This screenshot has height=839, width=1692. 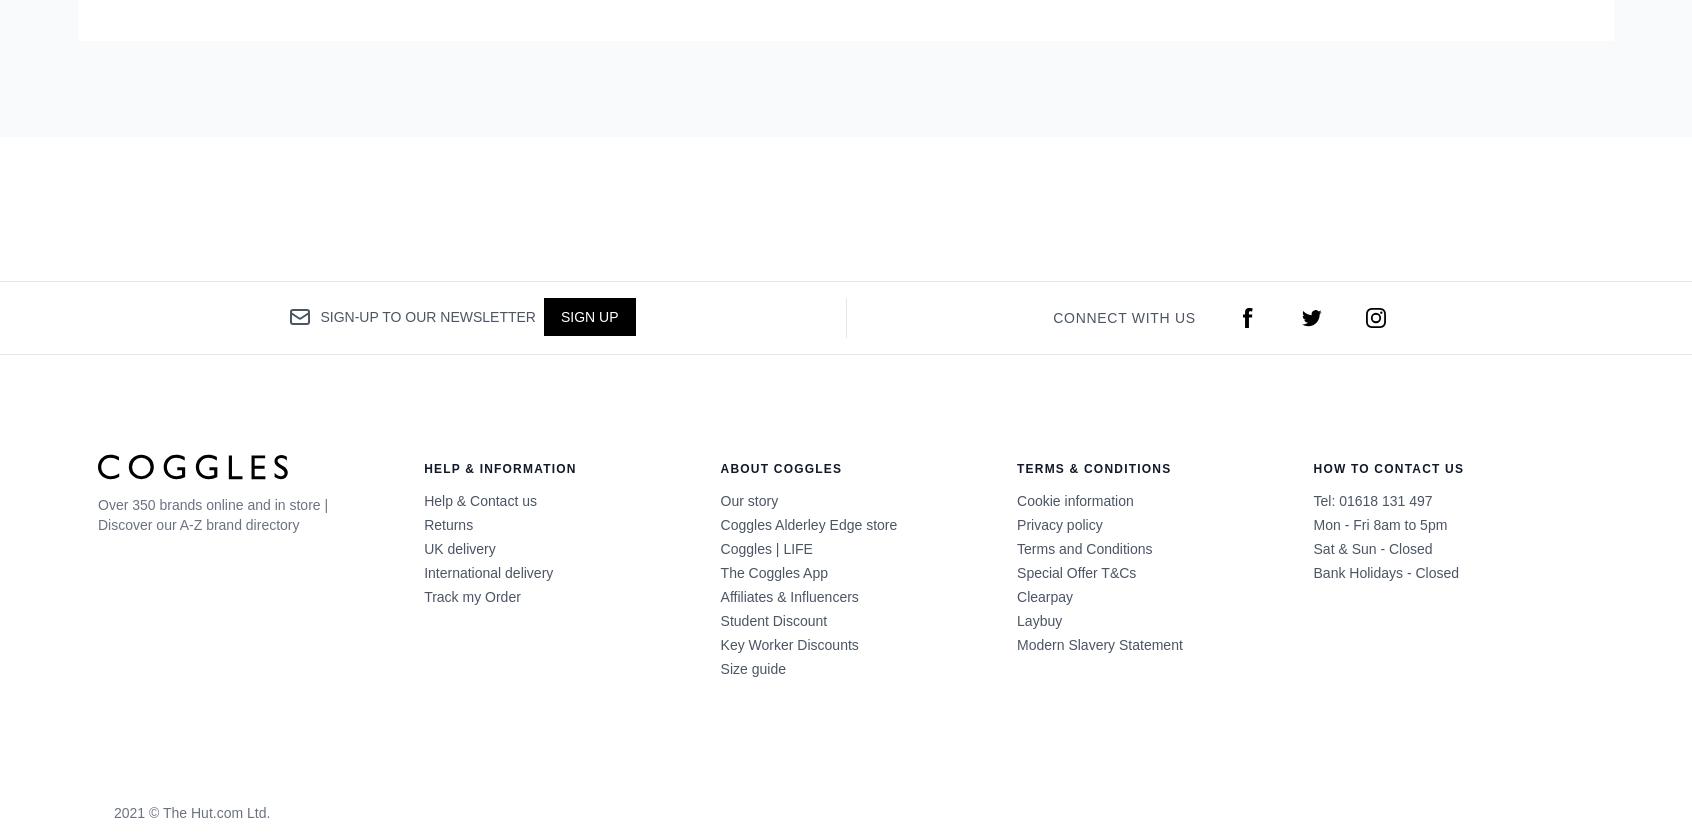 I want to click on 'How to contact us', so click(x=1388, y=466).